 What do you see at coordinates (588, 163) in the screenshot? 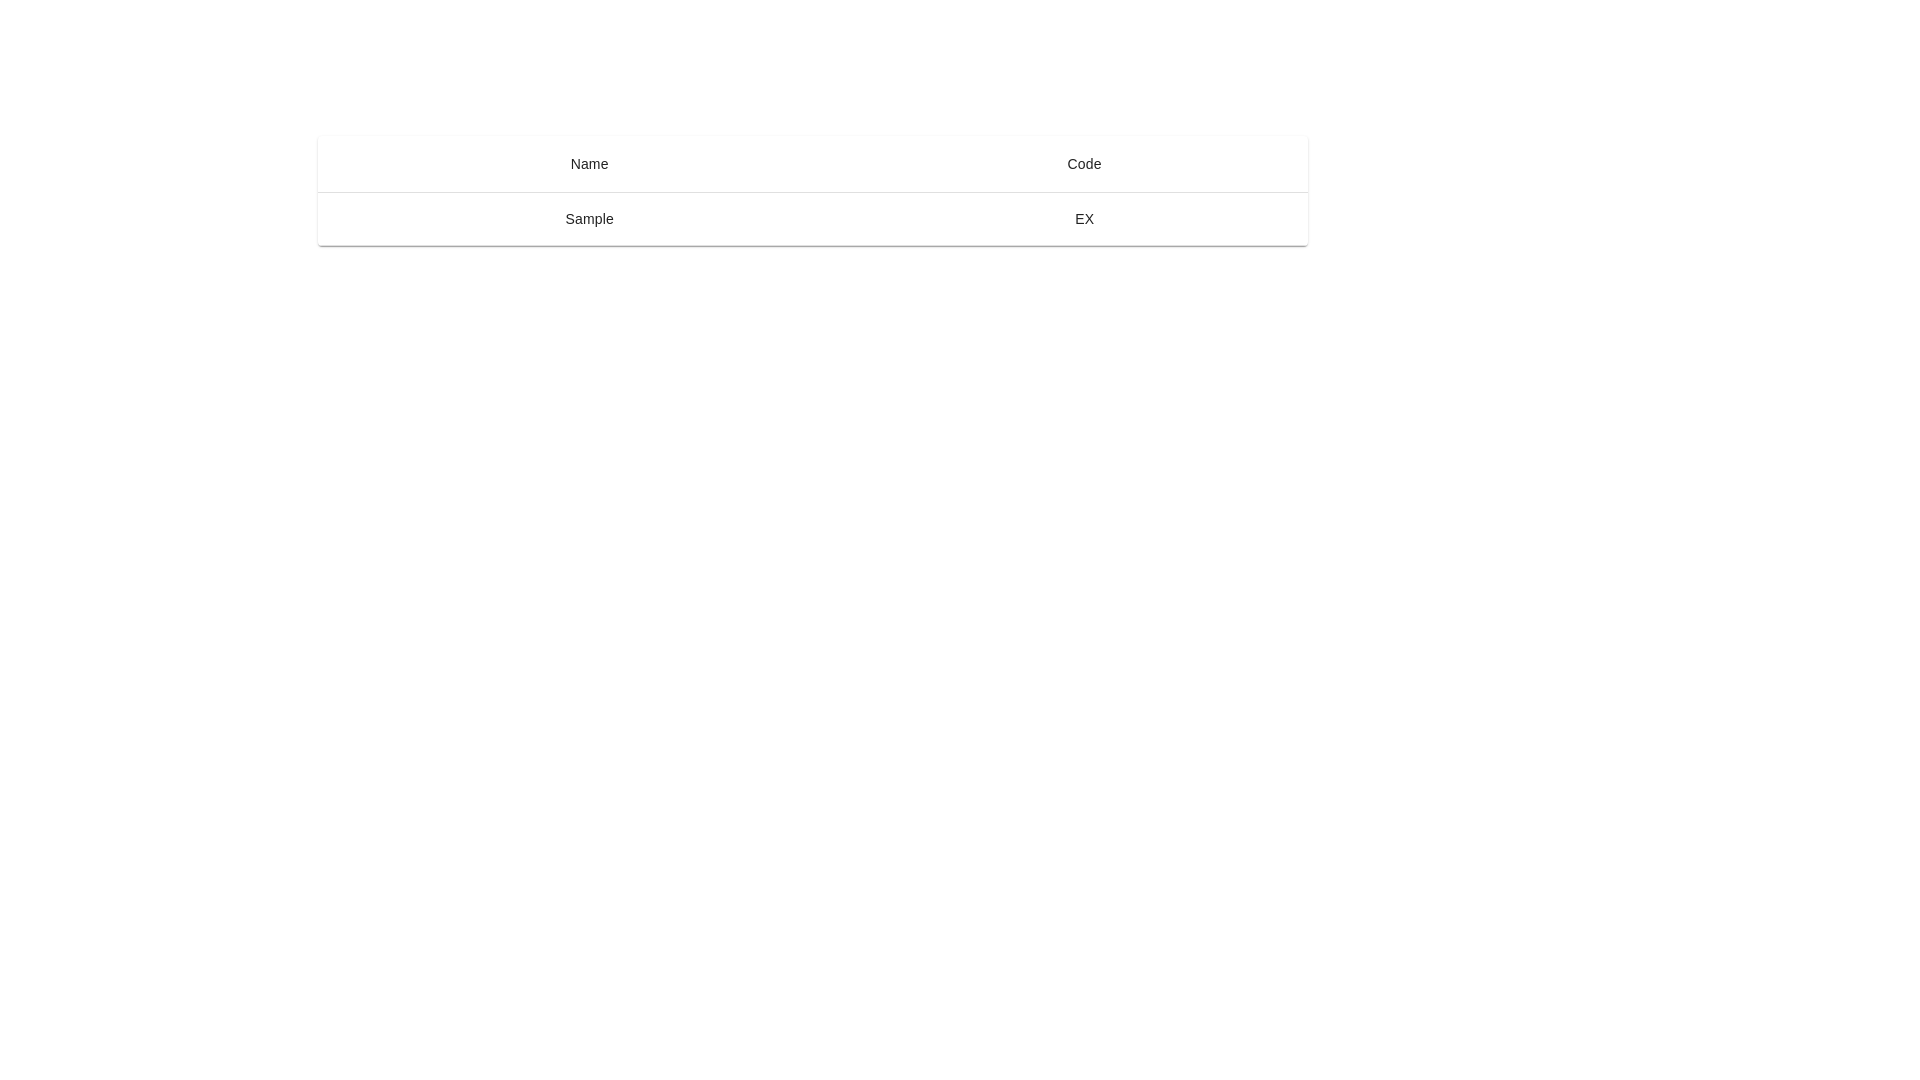
I see `text of the Table Header Cell that categorizes the 'Name' column in the table, located at the left side of the header row` at bounding box center [588, 163].